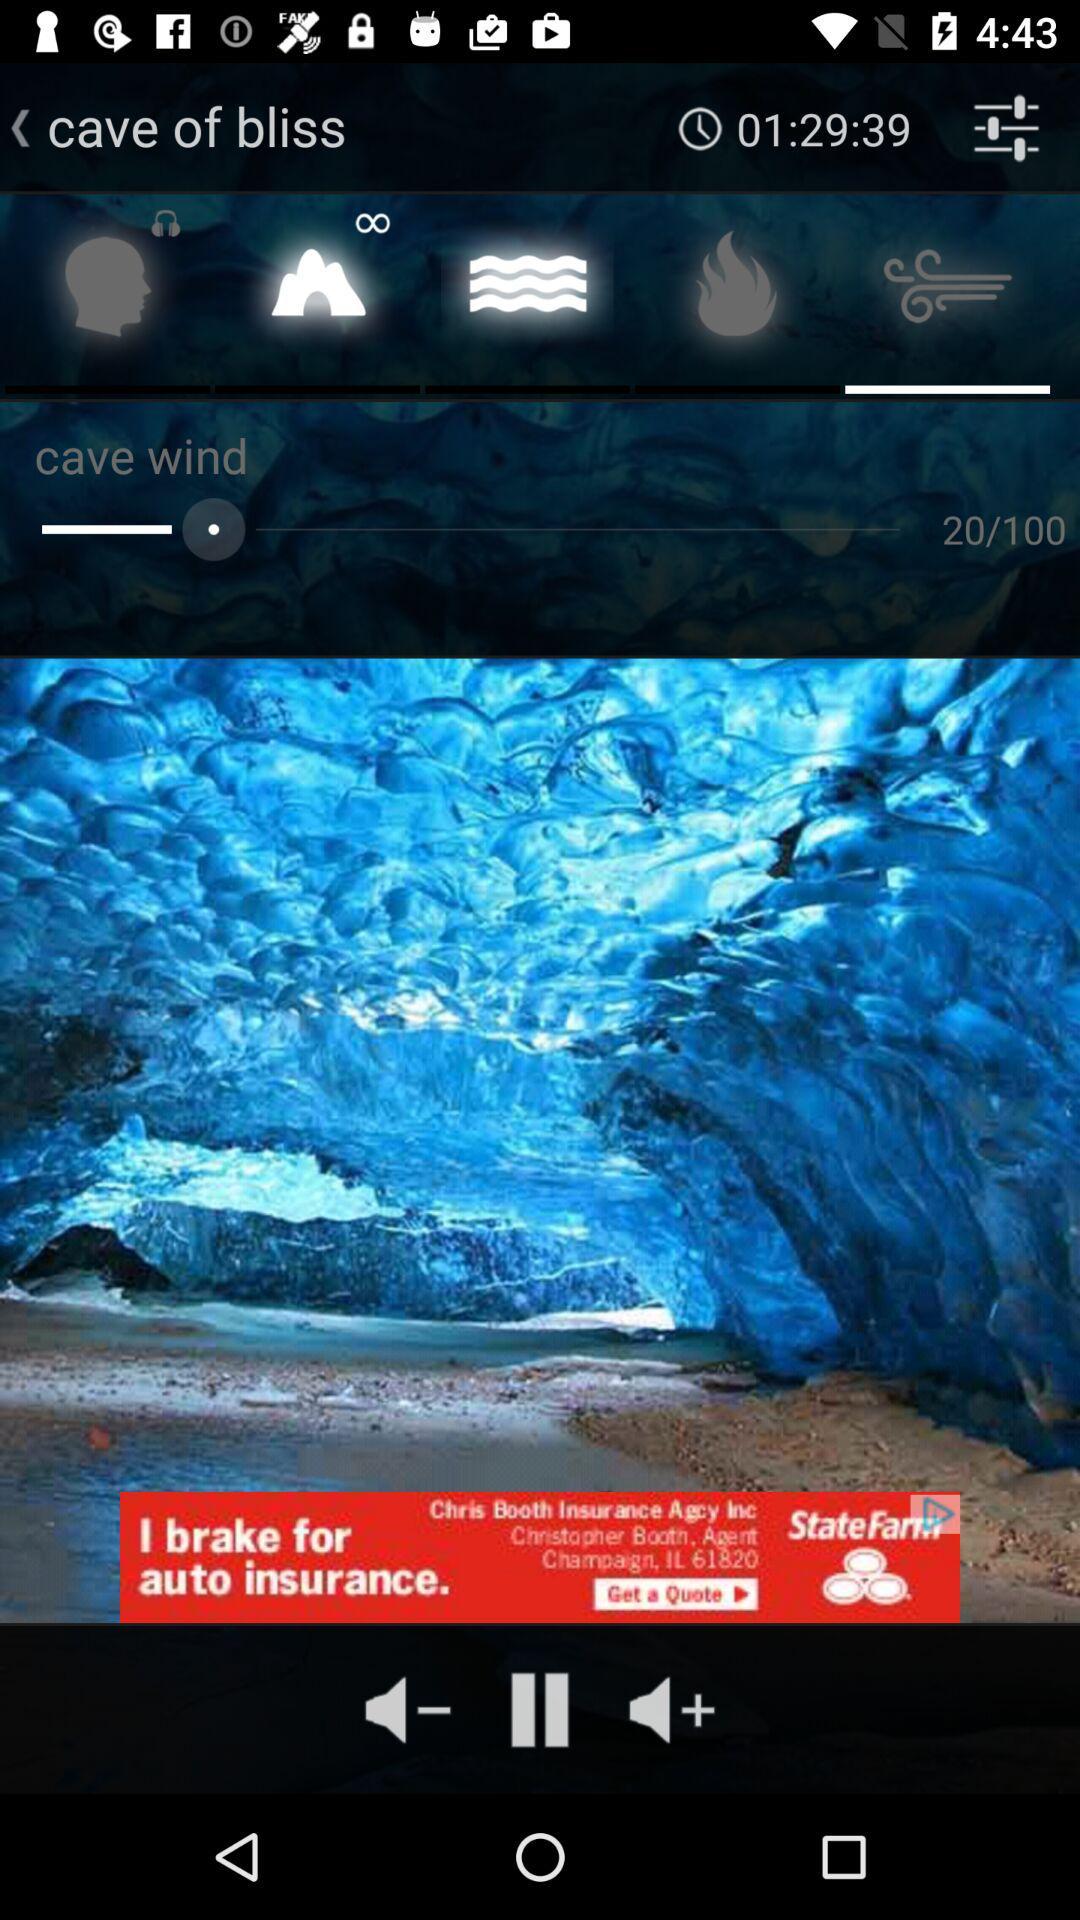 The width and height of the screenshot is (1080, 1920). I want to click on the arrow_backward icon, so click(20, 127).